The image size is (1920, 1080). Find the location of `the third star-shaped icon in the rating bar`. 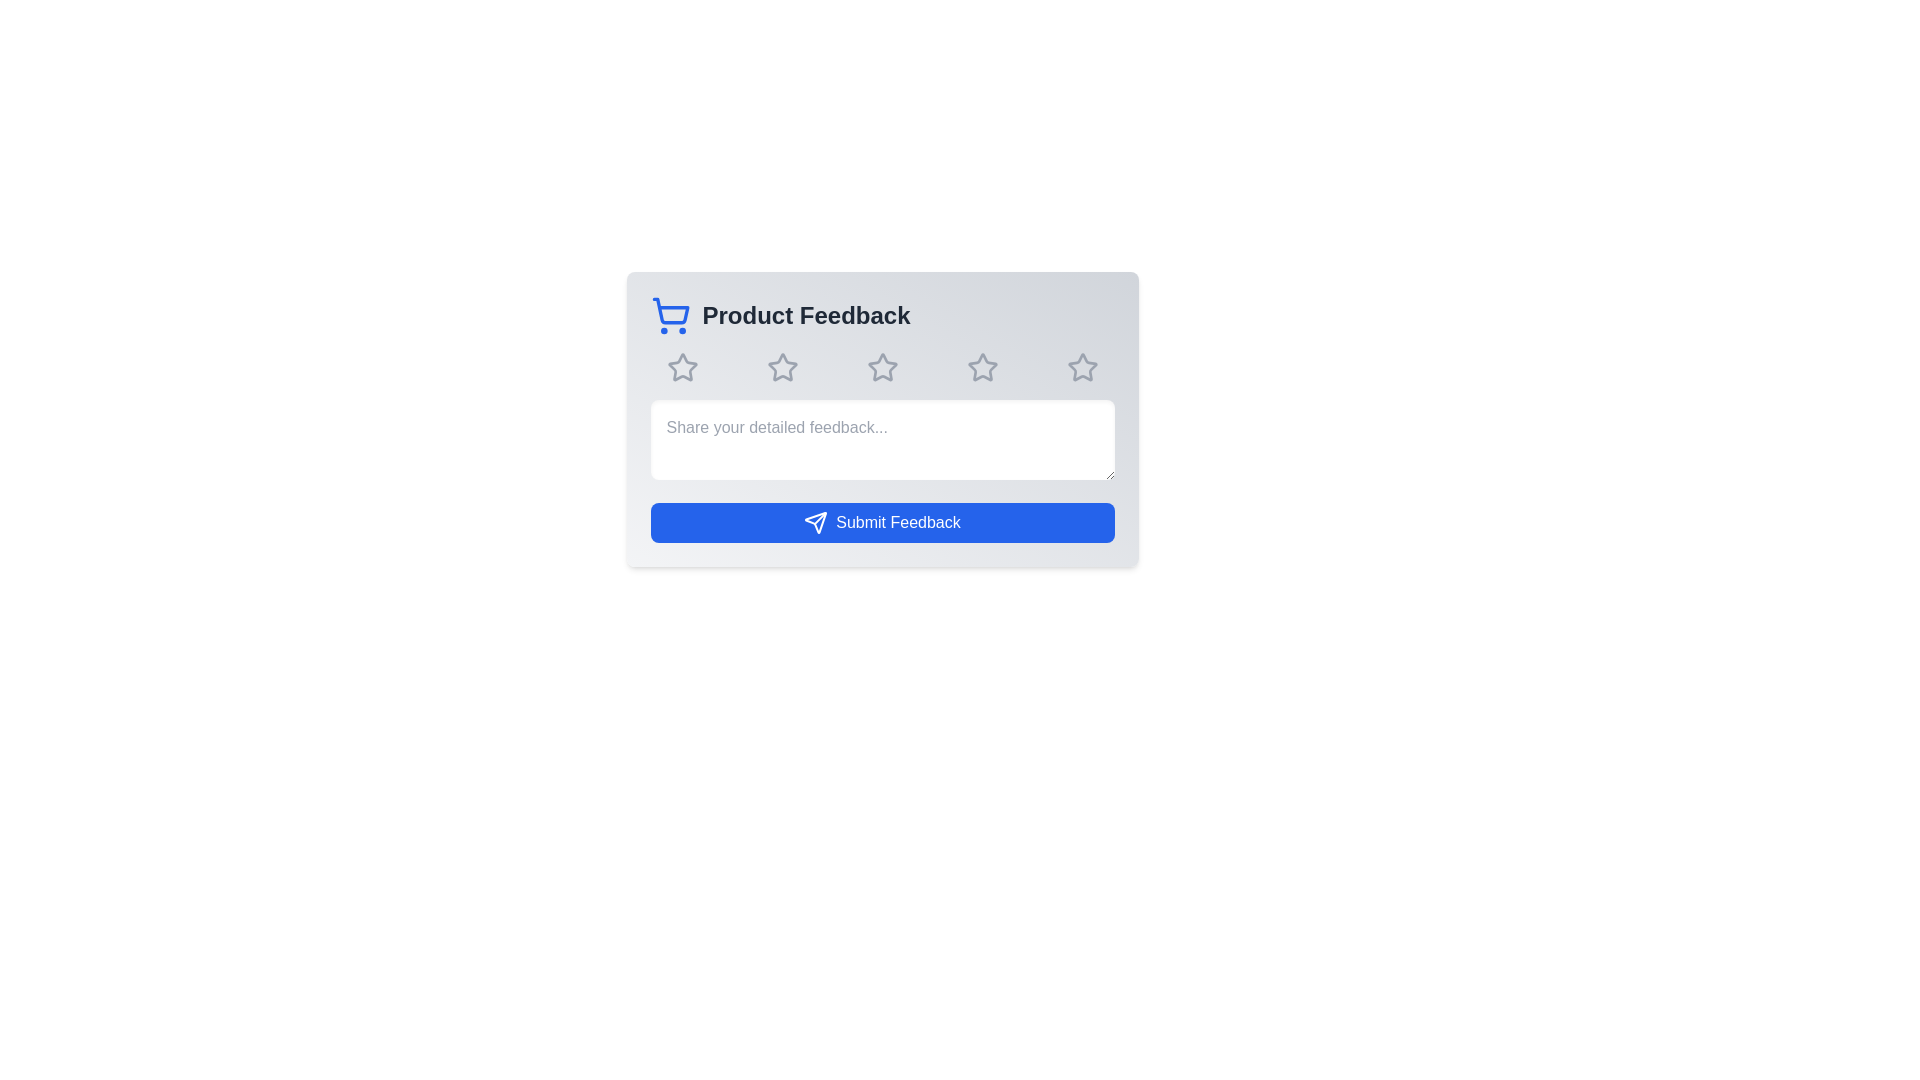

the third star-shaped icon in the rating bar is located at coordinates (881, 367).